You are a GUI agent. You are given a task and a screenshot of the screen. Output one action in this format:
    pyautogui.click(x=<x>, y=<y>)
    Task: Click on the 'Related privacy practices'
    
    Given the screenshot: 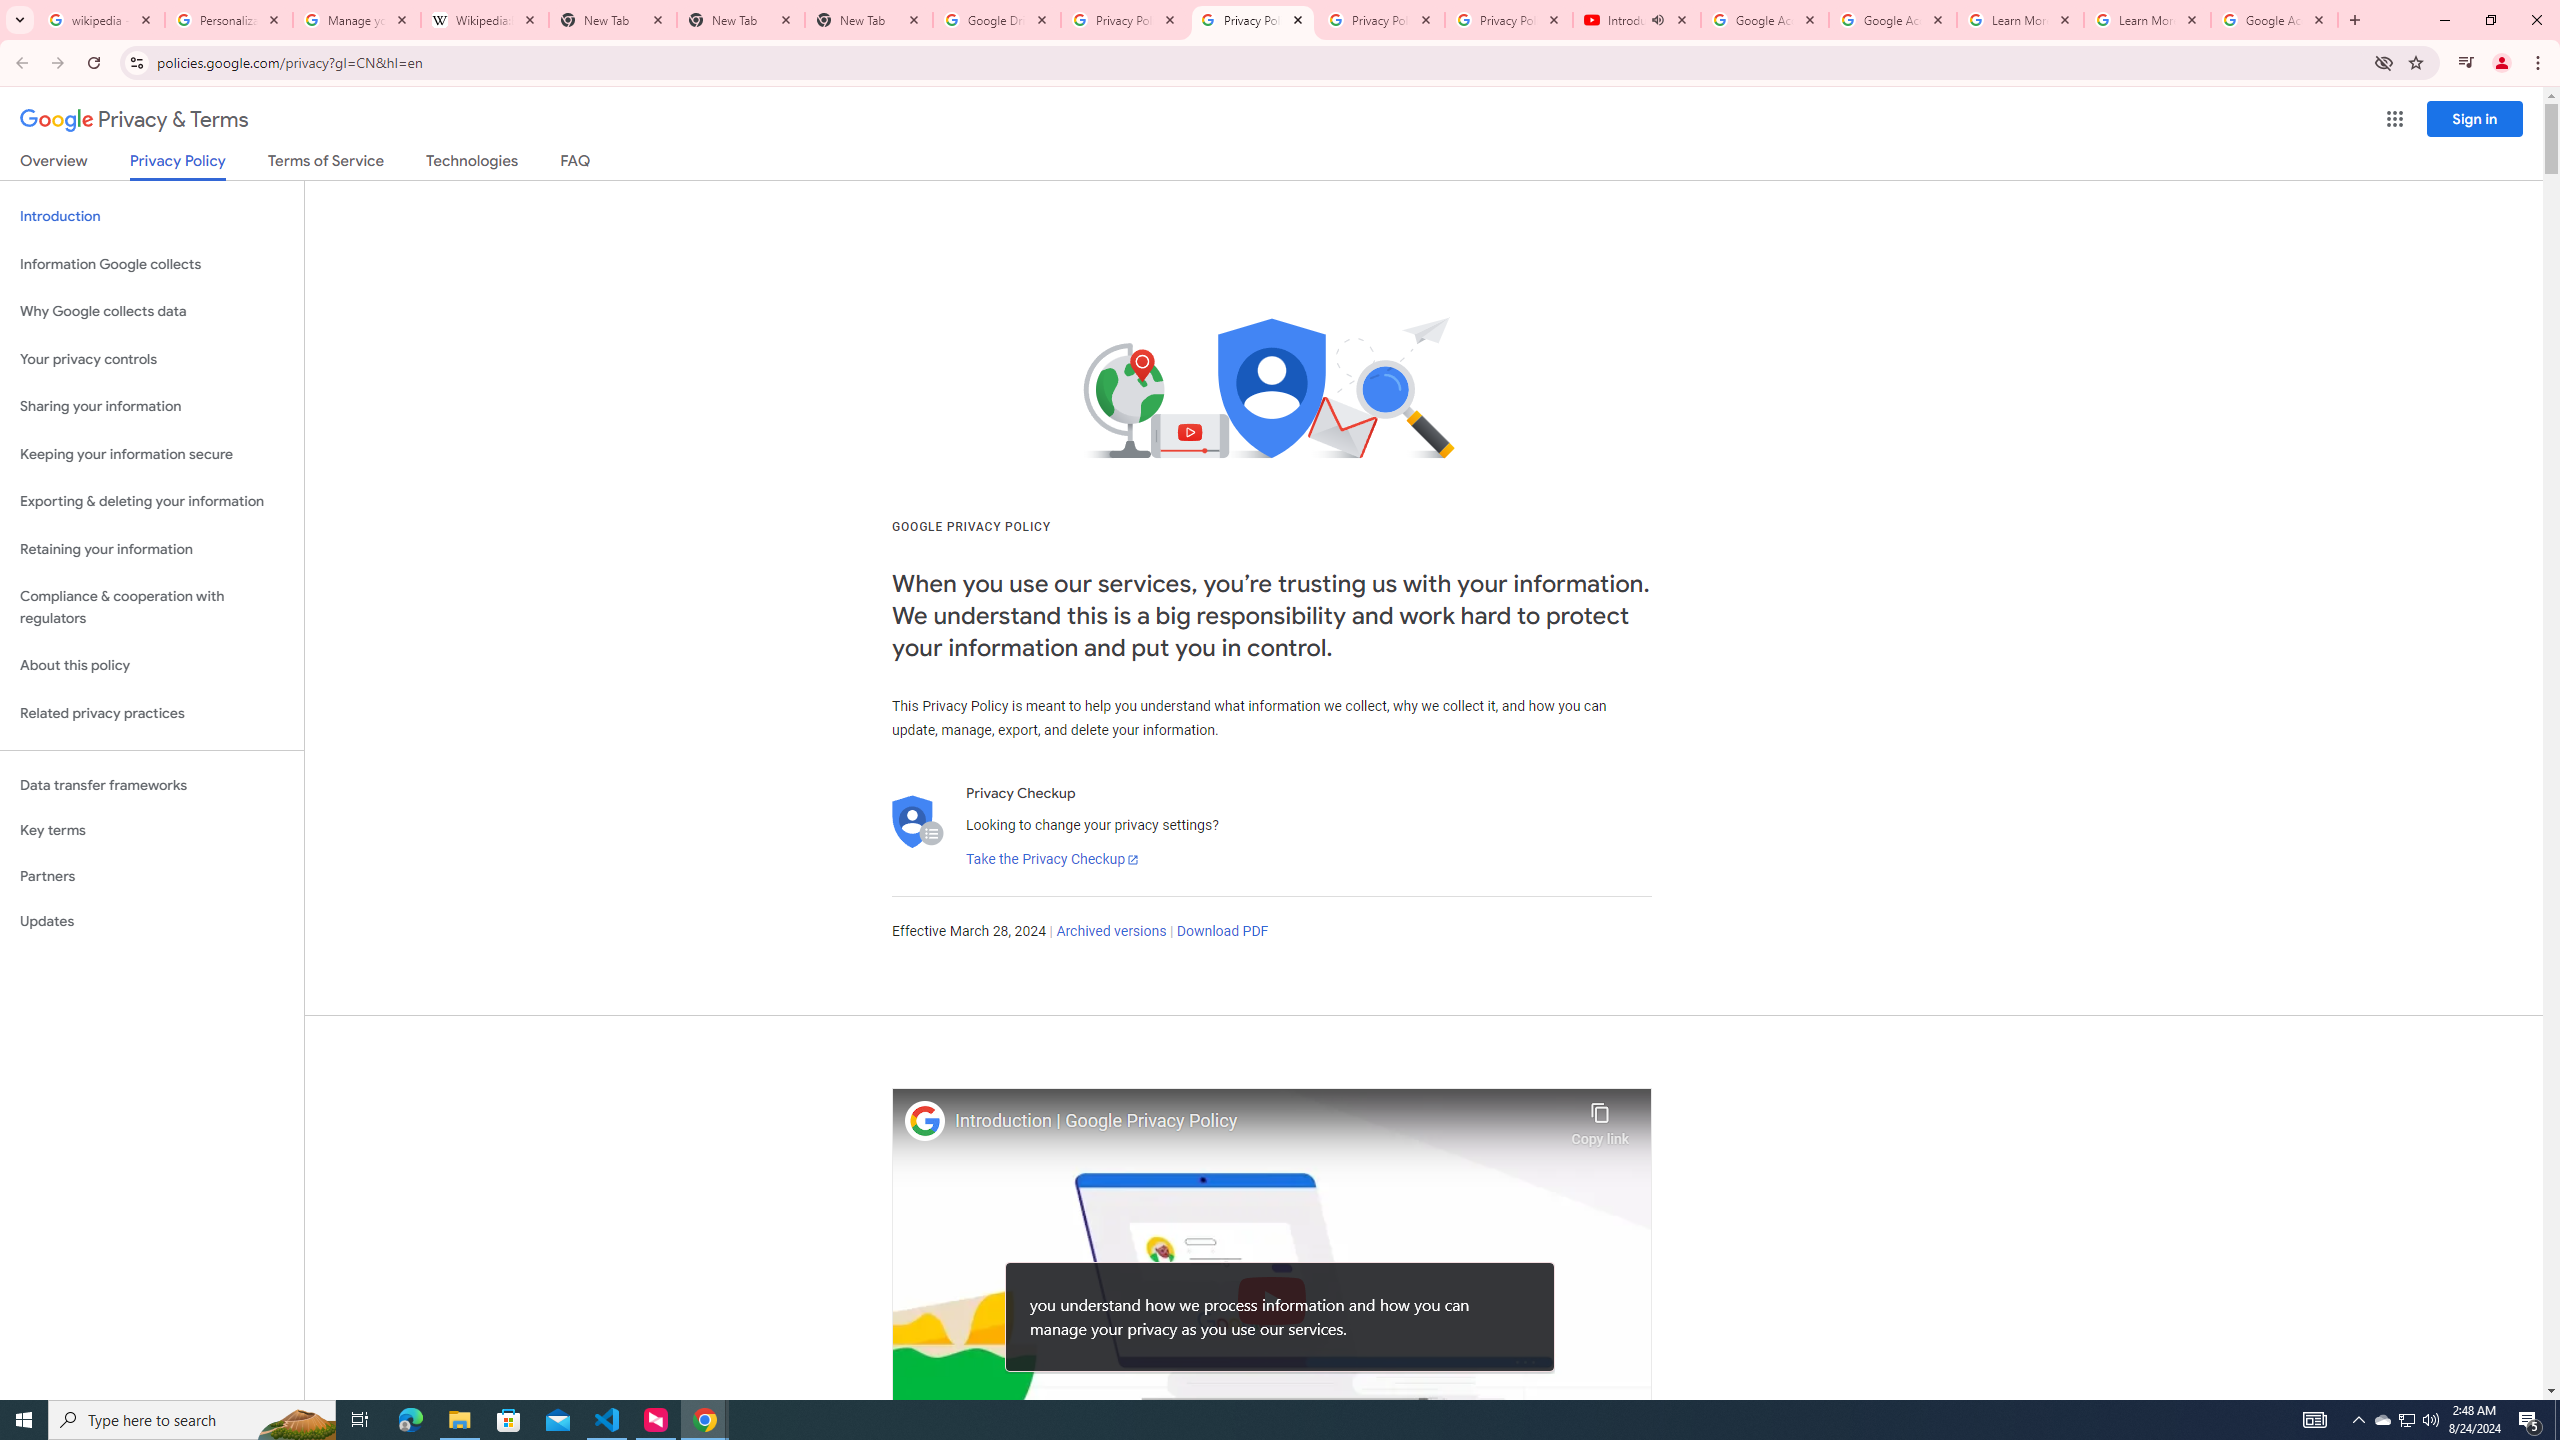 What is the action you would take?
    pyautogui.click(x=151, y=712)
    